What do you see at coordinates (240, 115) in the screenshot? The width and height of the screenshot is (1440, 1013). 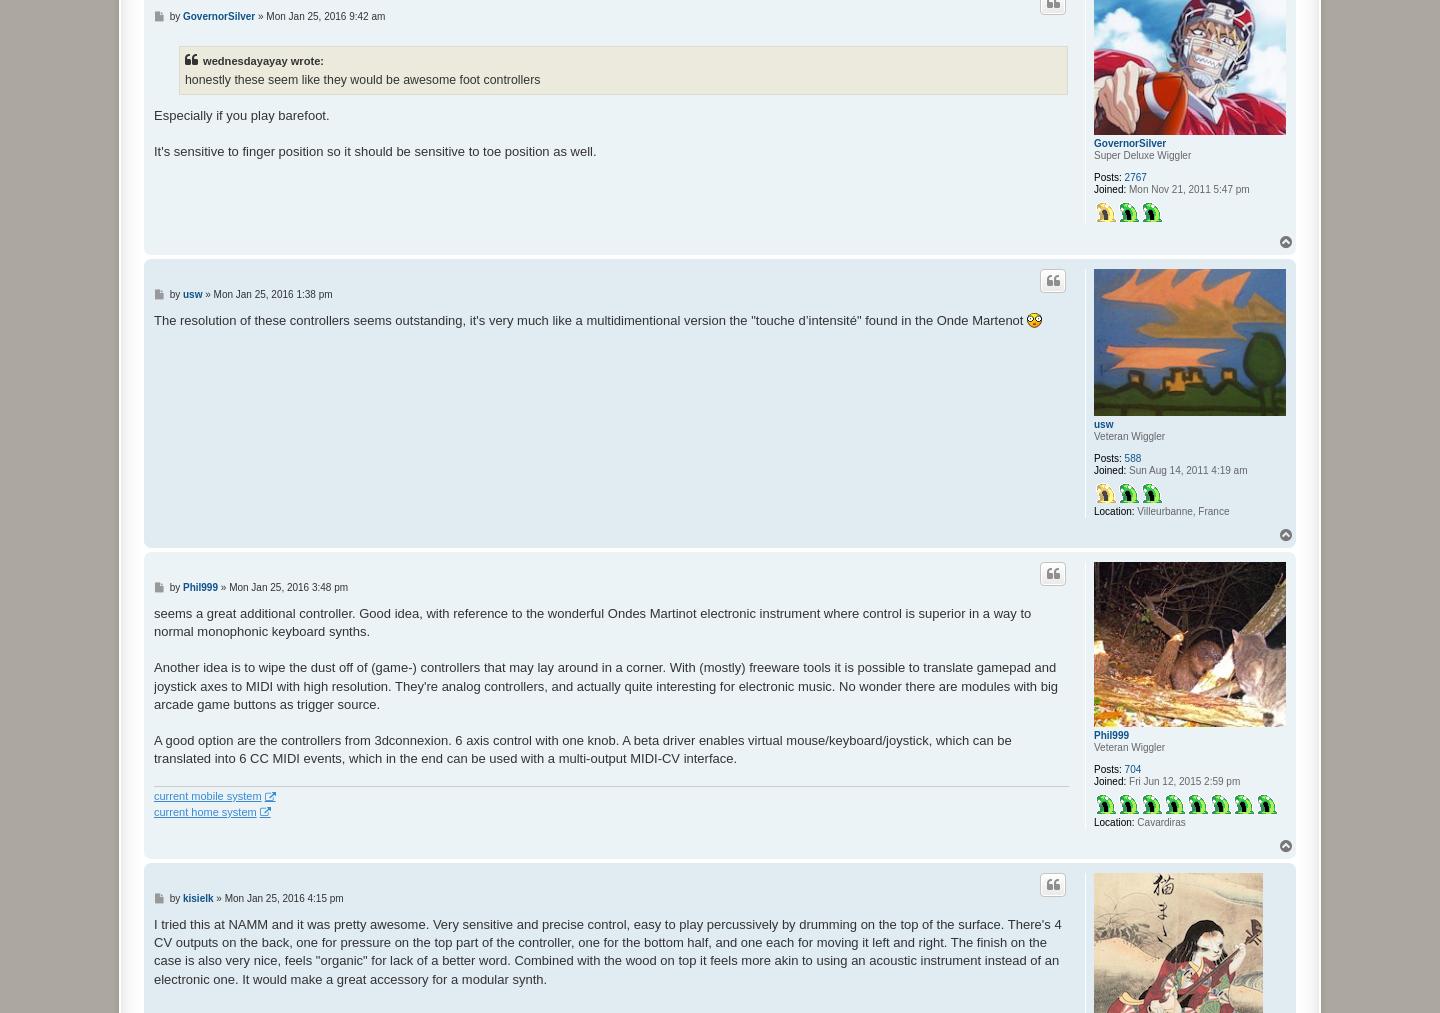 I see `'Especially if you play barefoot.'` at bounding box center [240, 115].